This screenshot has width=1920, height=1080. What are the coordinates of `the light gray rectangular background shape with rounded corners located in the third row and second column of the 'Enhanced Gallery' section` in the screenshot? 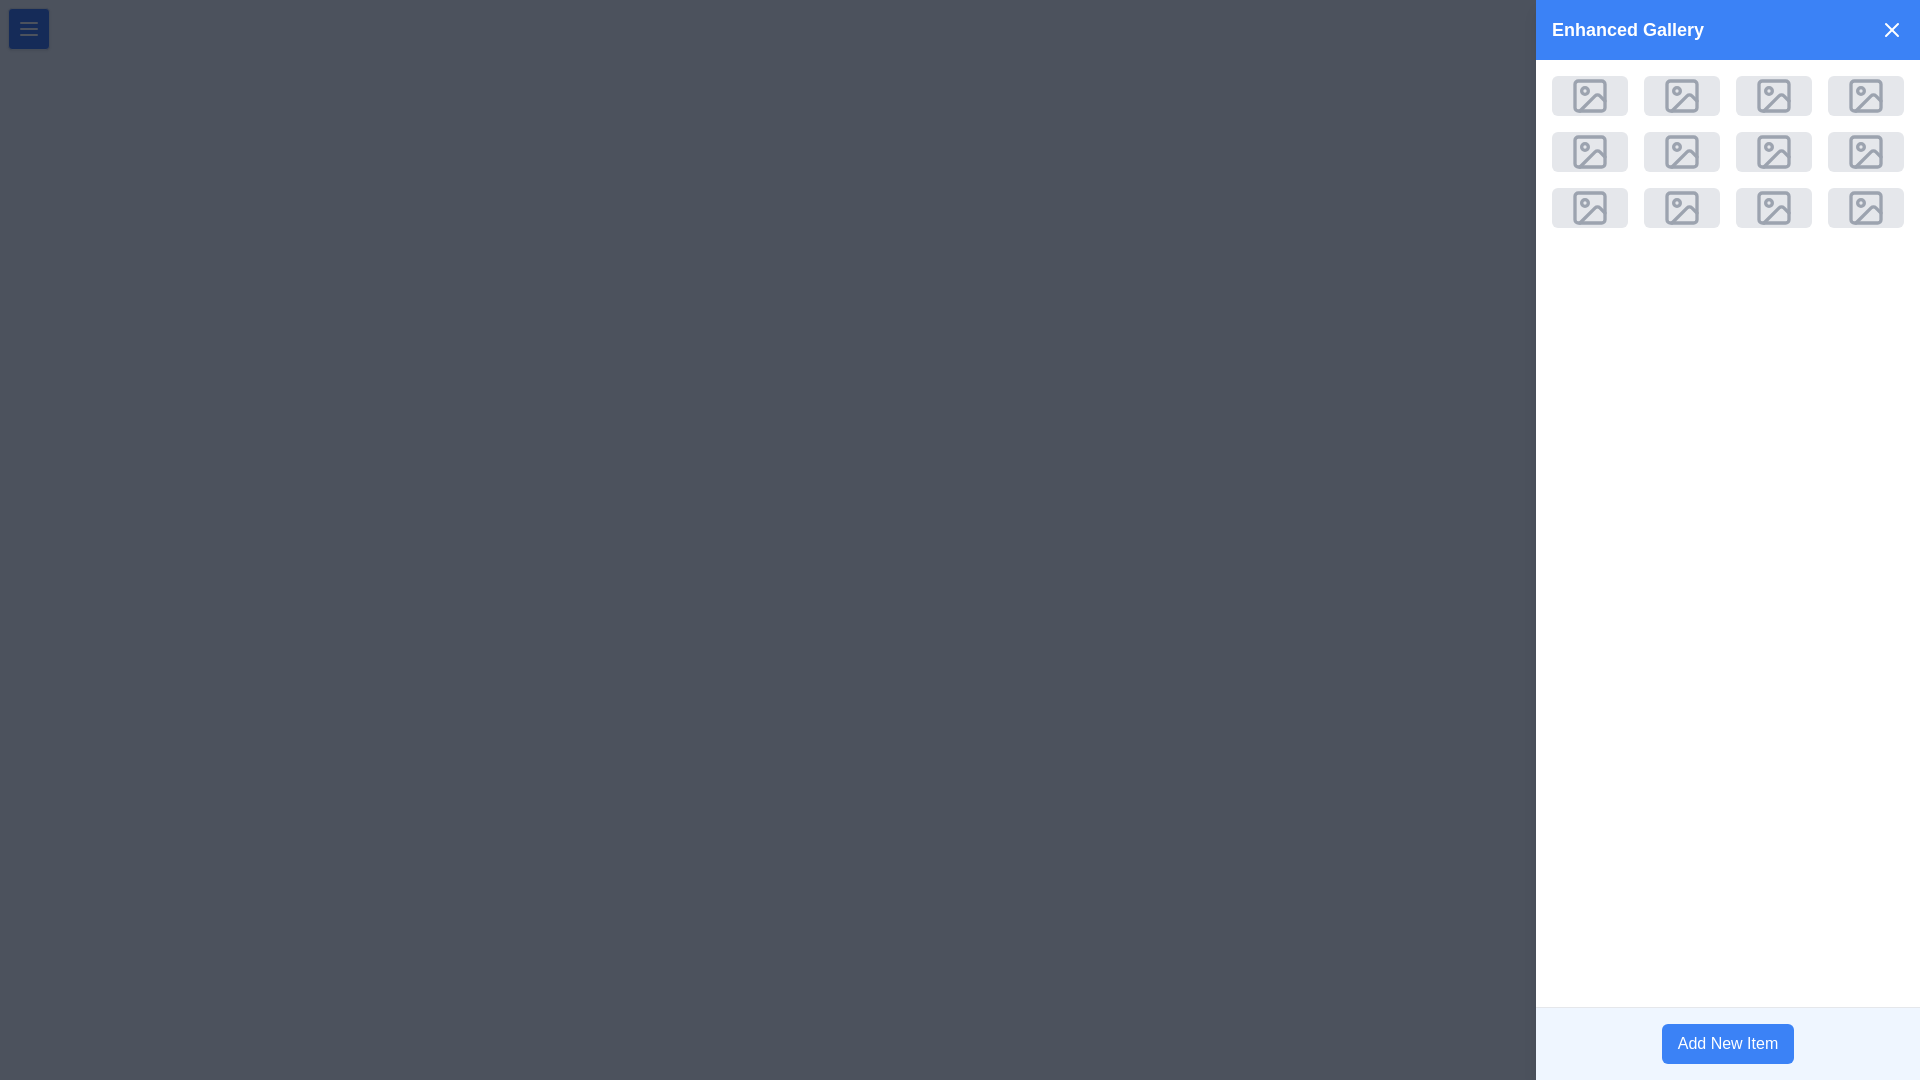 It's located at (1774, 96).